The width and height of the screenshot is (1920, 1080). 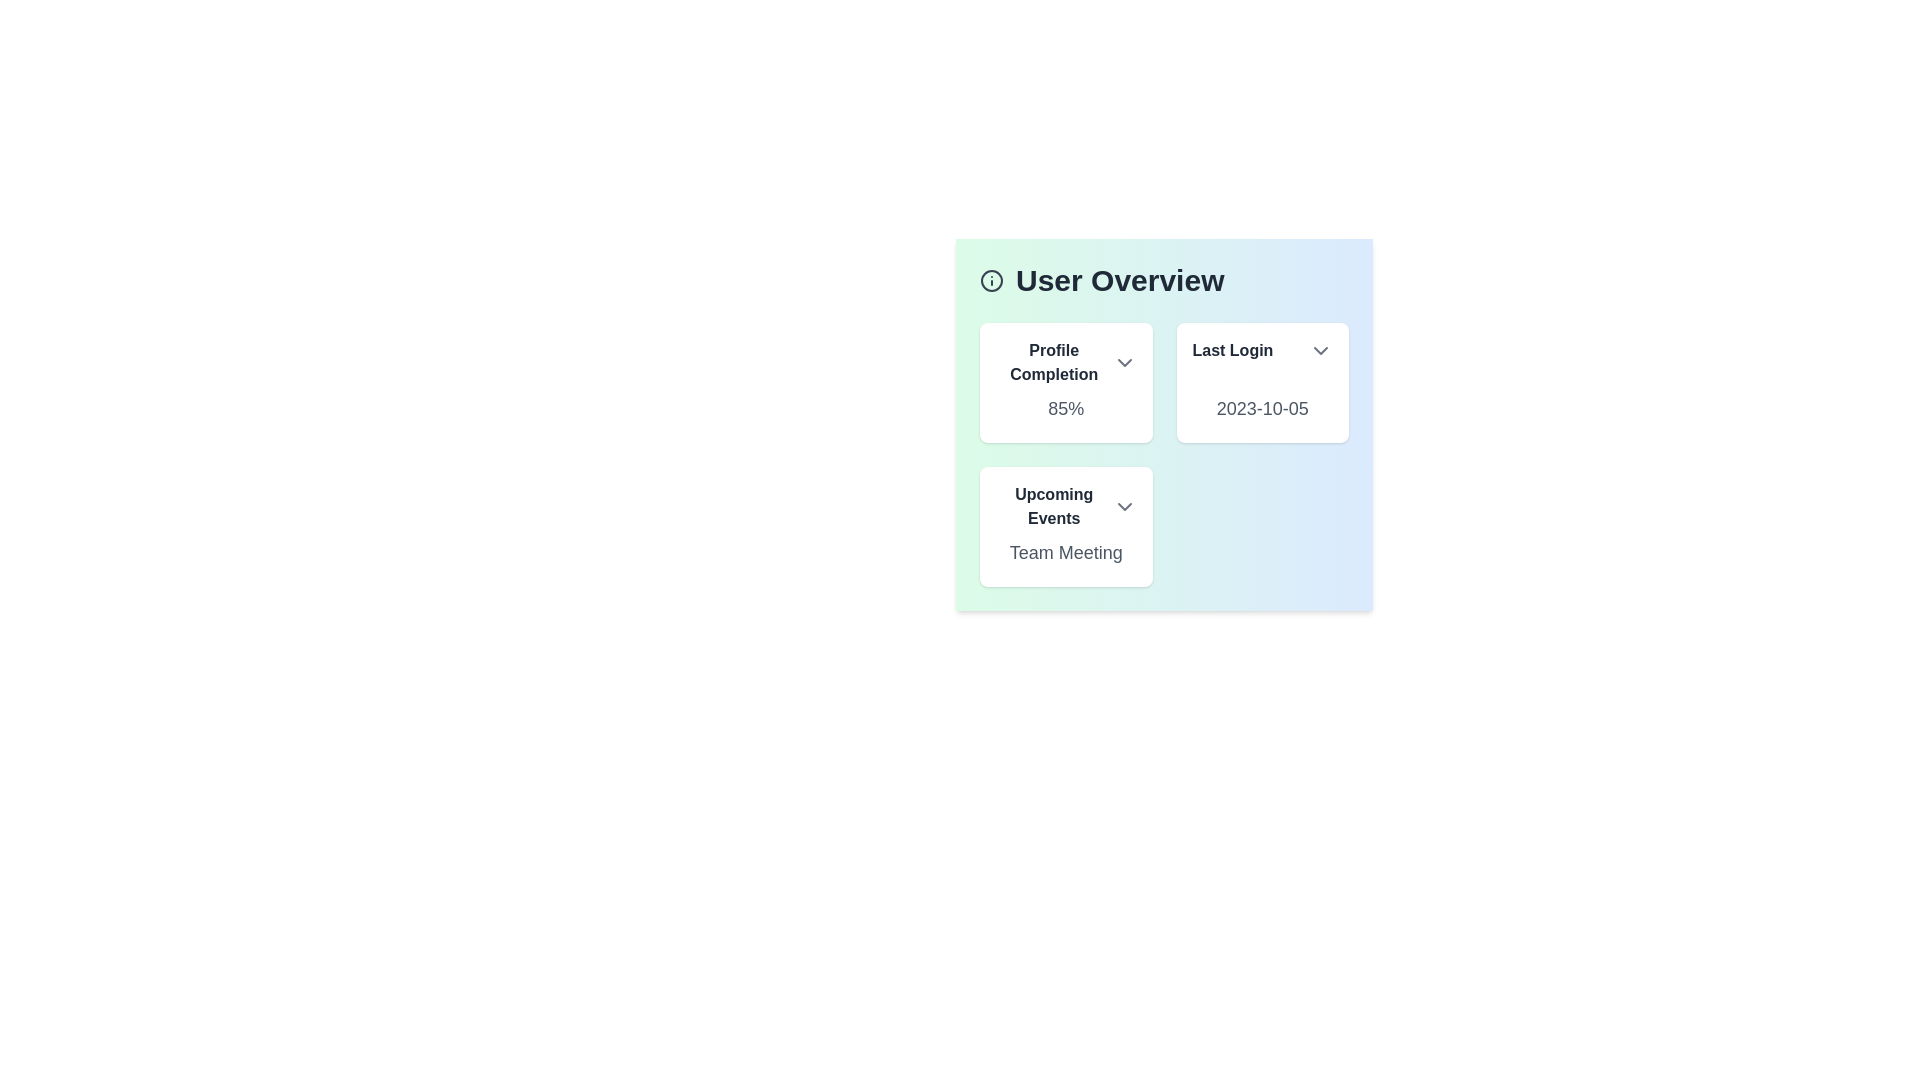 What do you see at coordinates (992, 281) in the screenshot?
I see `the circular icon with an 'i' letter in the center, which is positioned to the left of the 'User Overview' heading` at bounding box center [992, 281].